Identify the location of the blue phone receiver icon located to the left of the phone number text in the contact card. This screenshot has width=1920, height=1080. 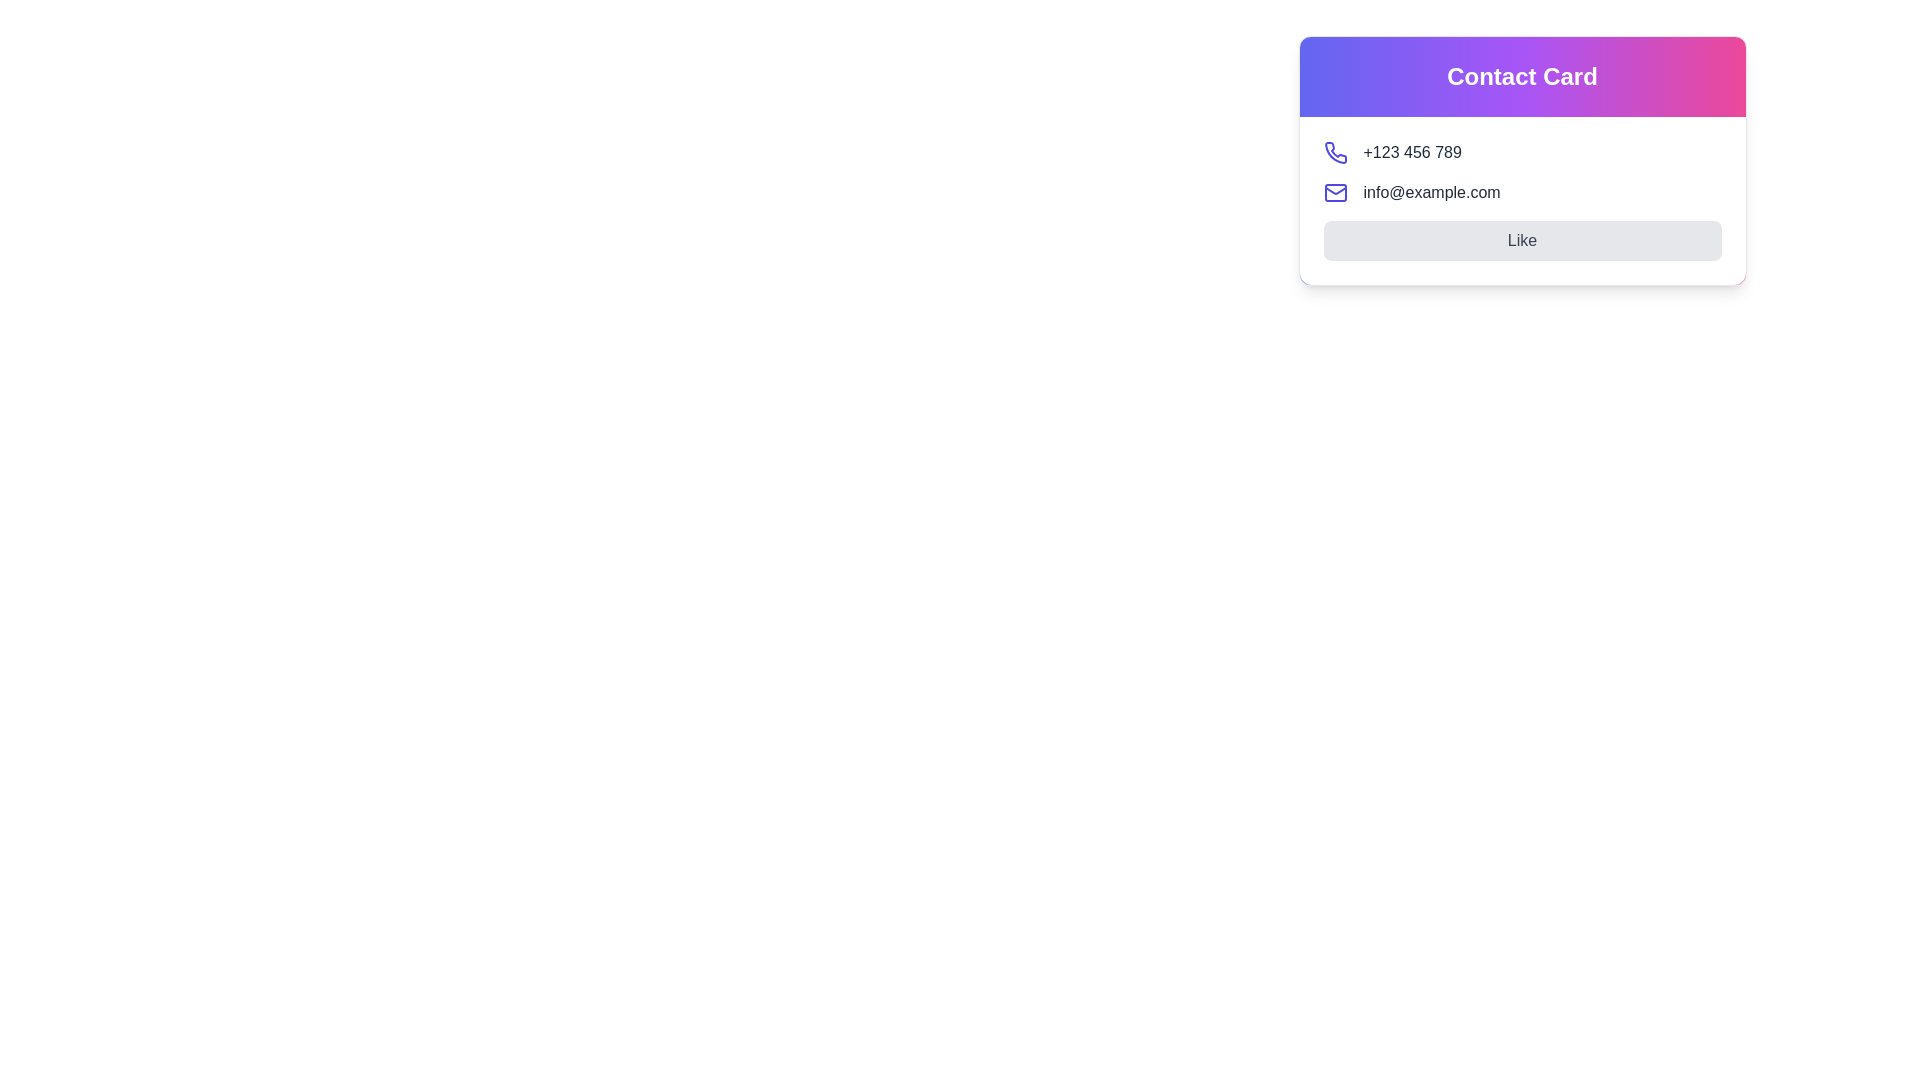
(1334, 150).